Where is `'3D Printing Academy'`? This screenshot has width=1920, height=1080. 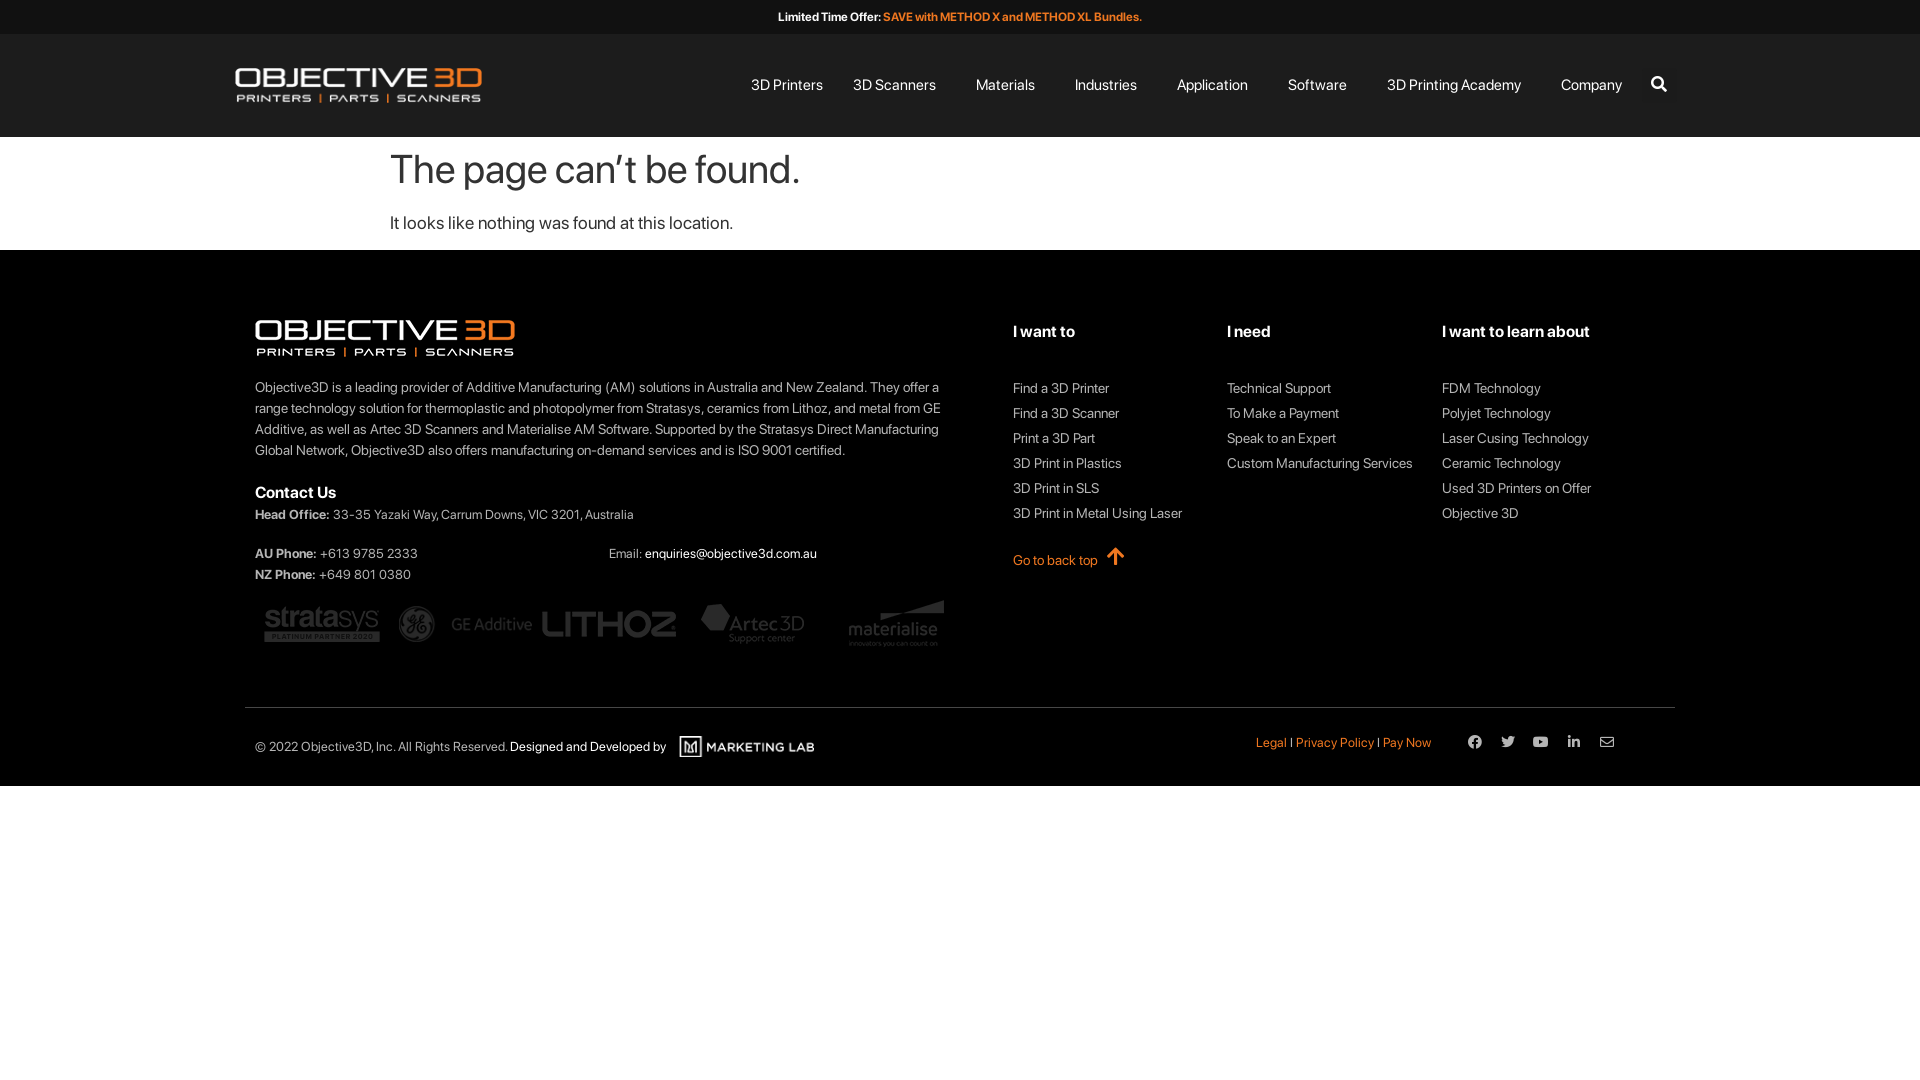 '3D Printing Academy' is located at coordinates (1453, 84).